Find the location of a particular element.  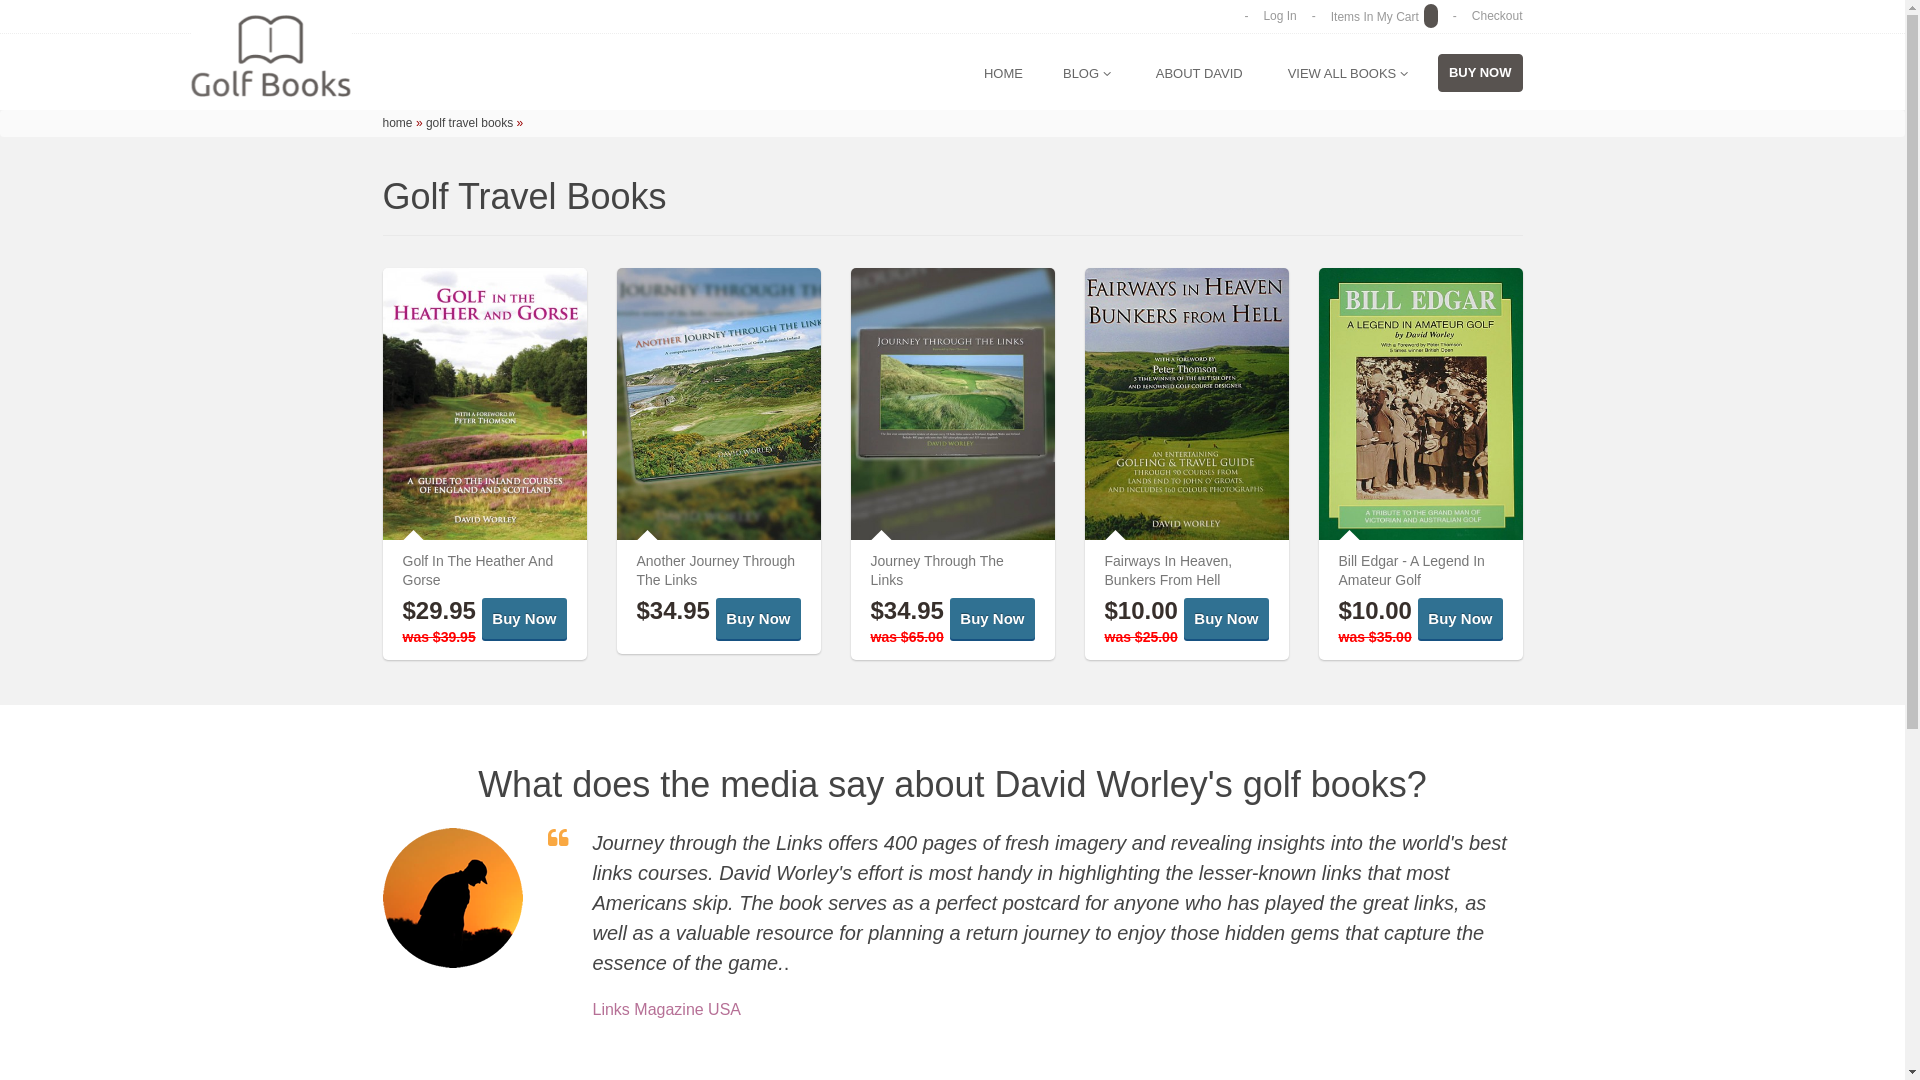

'Code fwinheav' is located at coordinates (1185, 404).